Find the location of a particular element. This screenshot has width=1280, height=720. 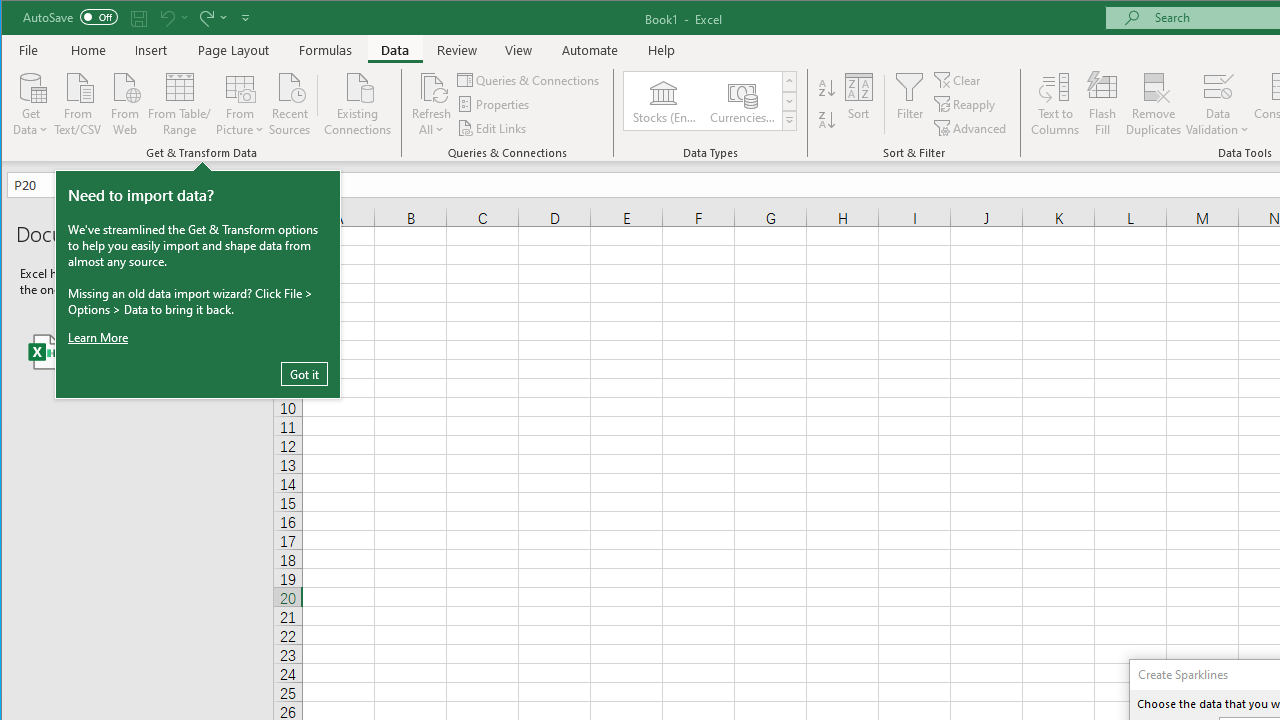

'Stocks (English)' is located at coordinates (663, 100).